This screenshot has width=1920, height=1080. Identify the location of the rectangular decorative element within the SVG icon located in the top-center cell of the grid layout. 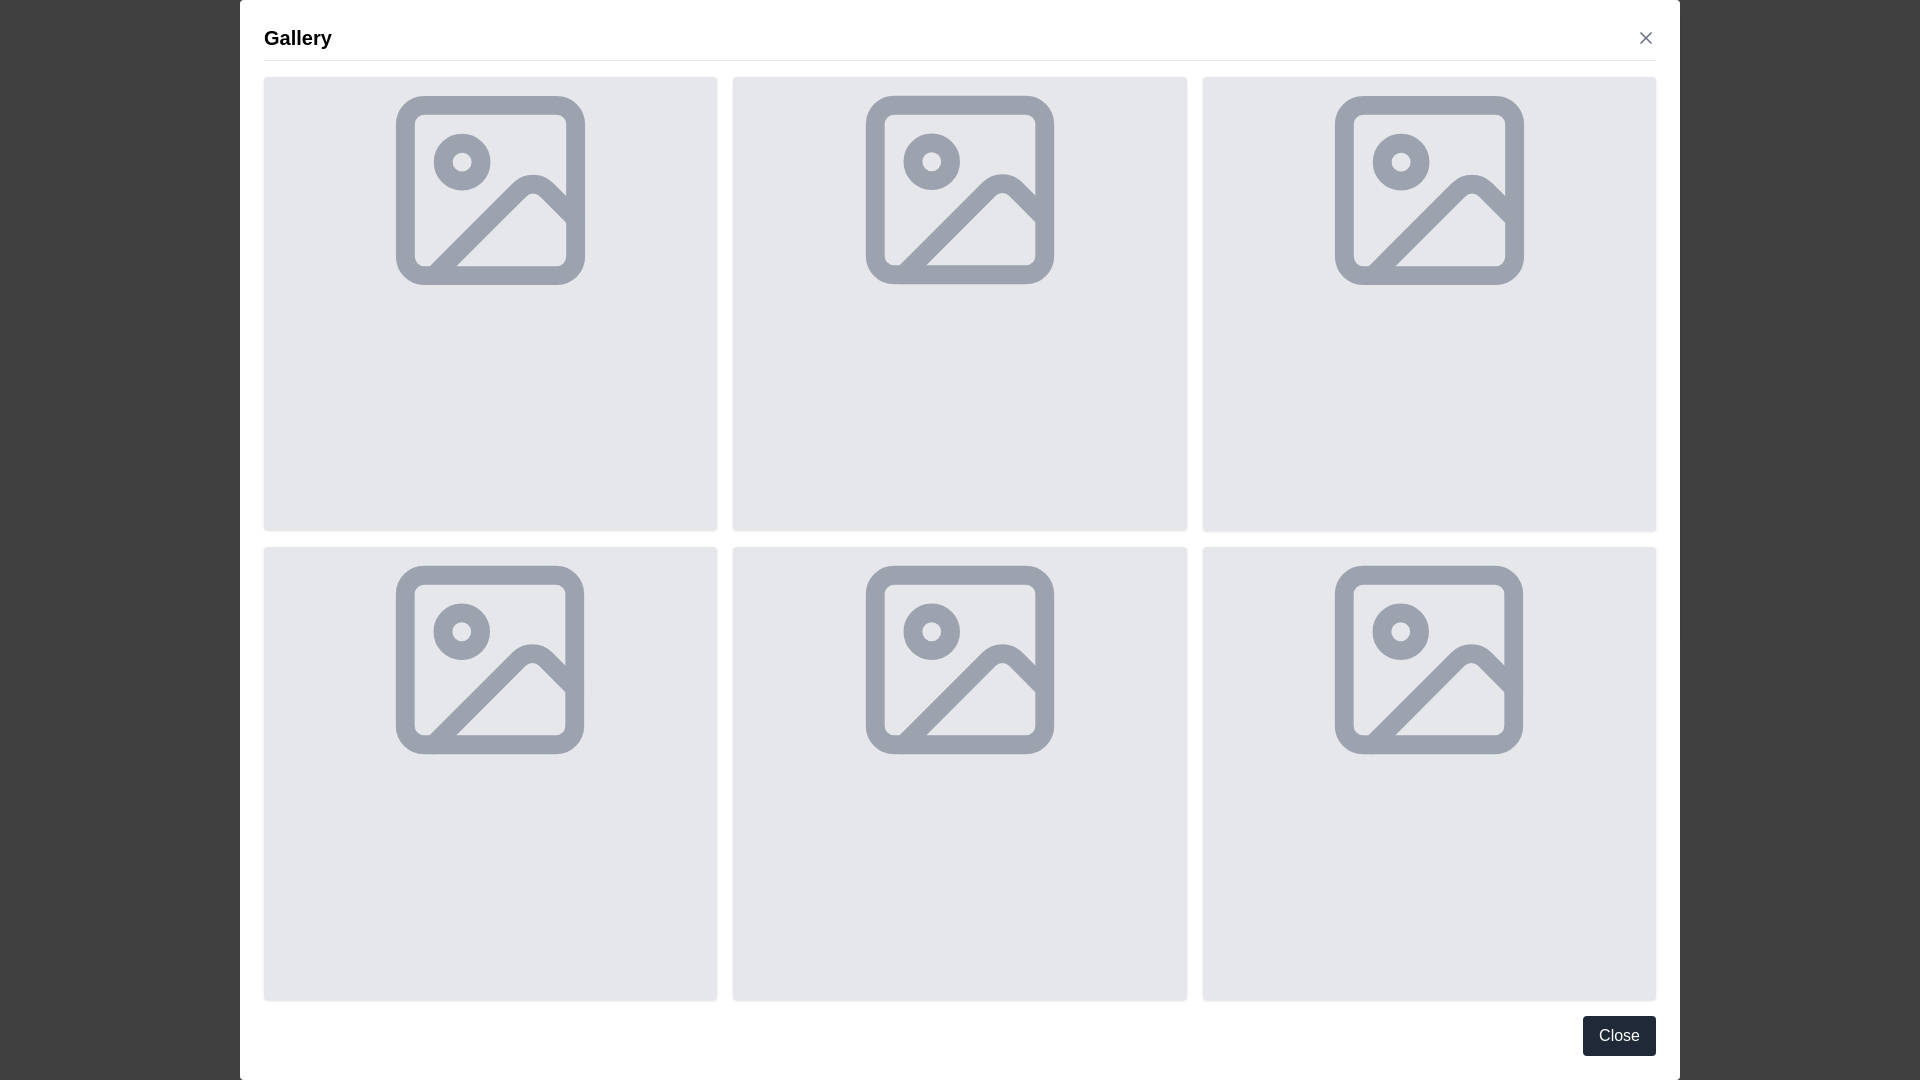
(960, 190).